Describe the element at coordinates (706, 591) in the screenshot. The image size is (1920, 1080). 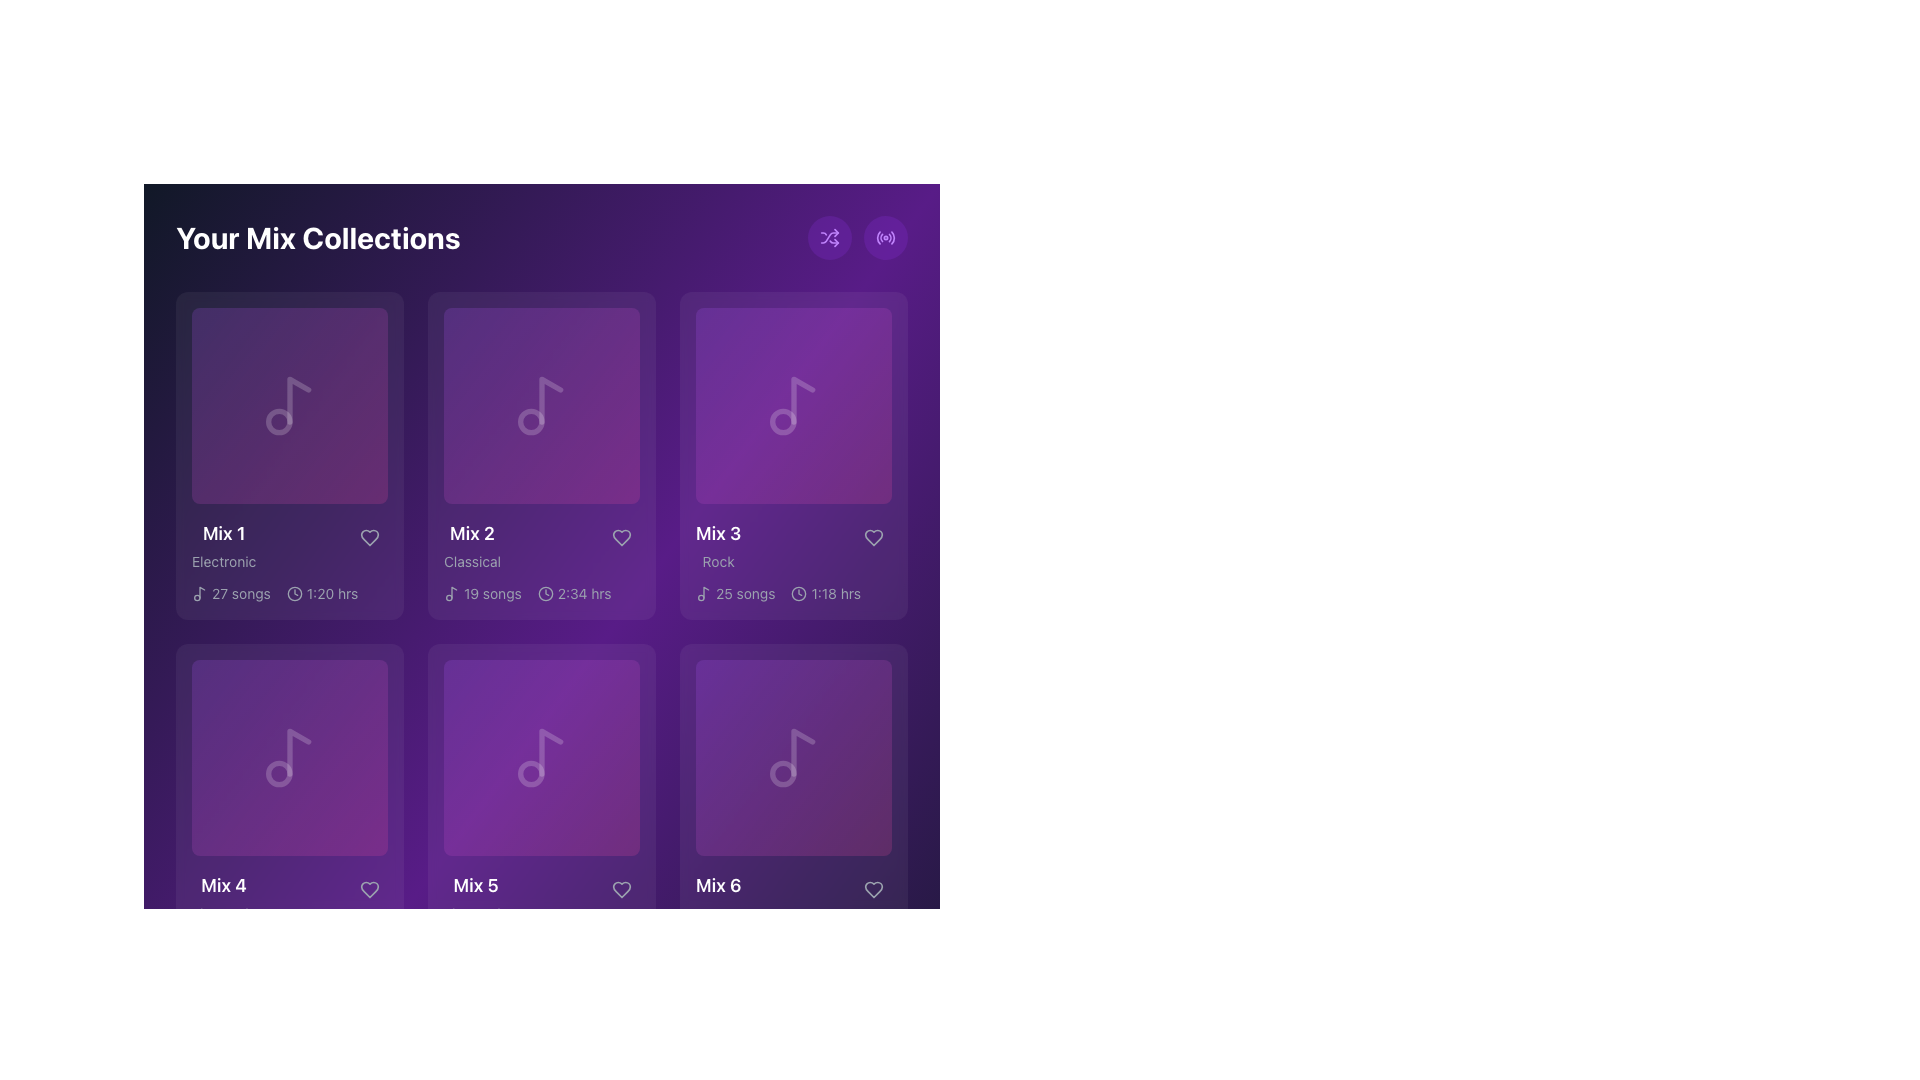
I see `the stylized musical note icon located within the 'Mix 3' card, which is the third item in the first row of the music collection interface` at that location.